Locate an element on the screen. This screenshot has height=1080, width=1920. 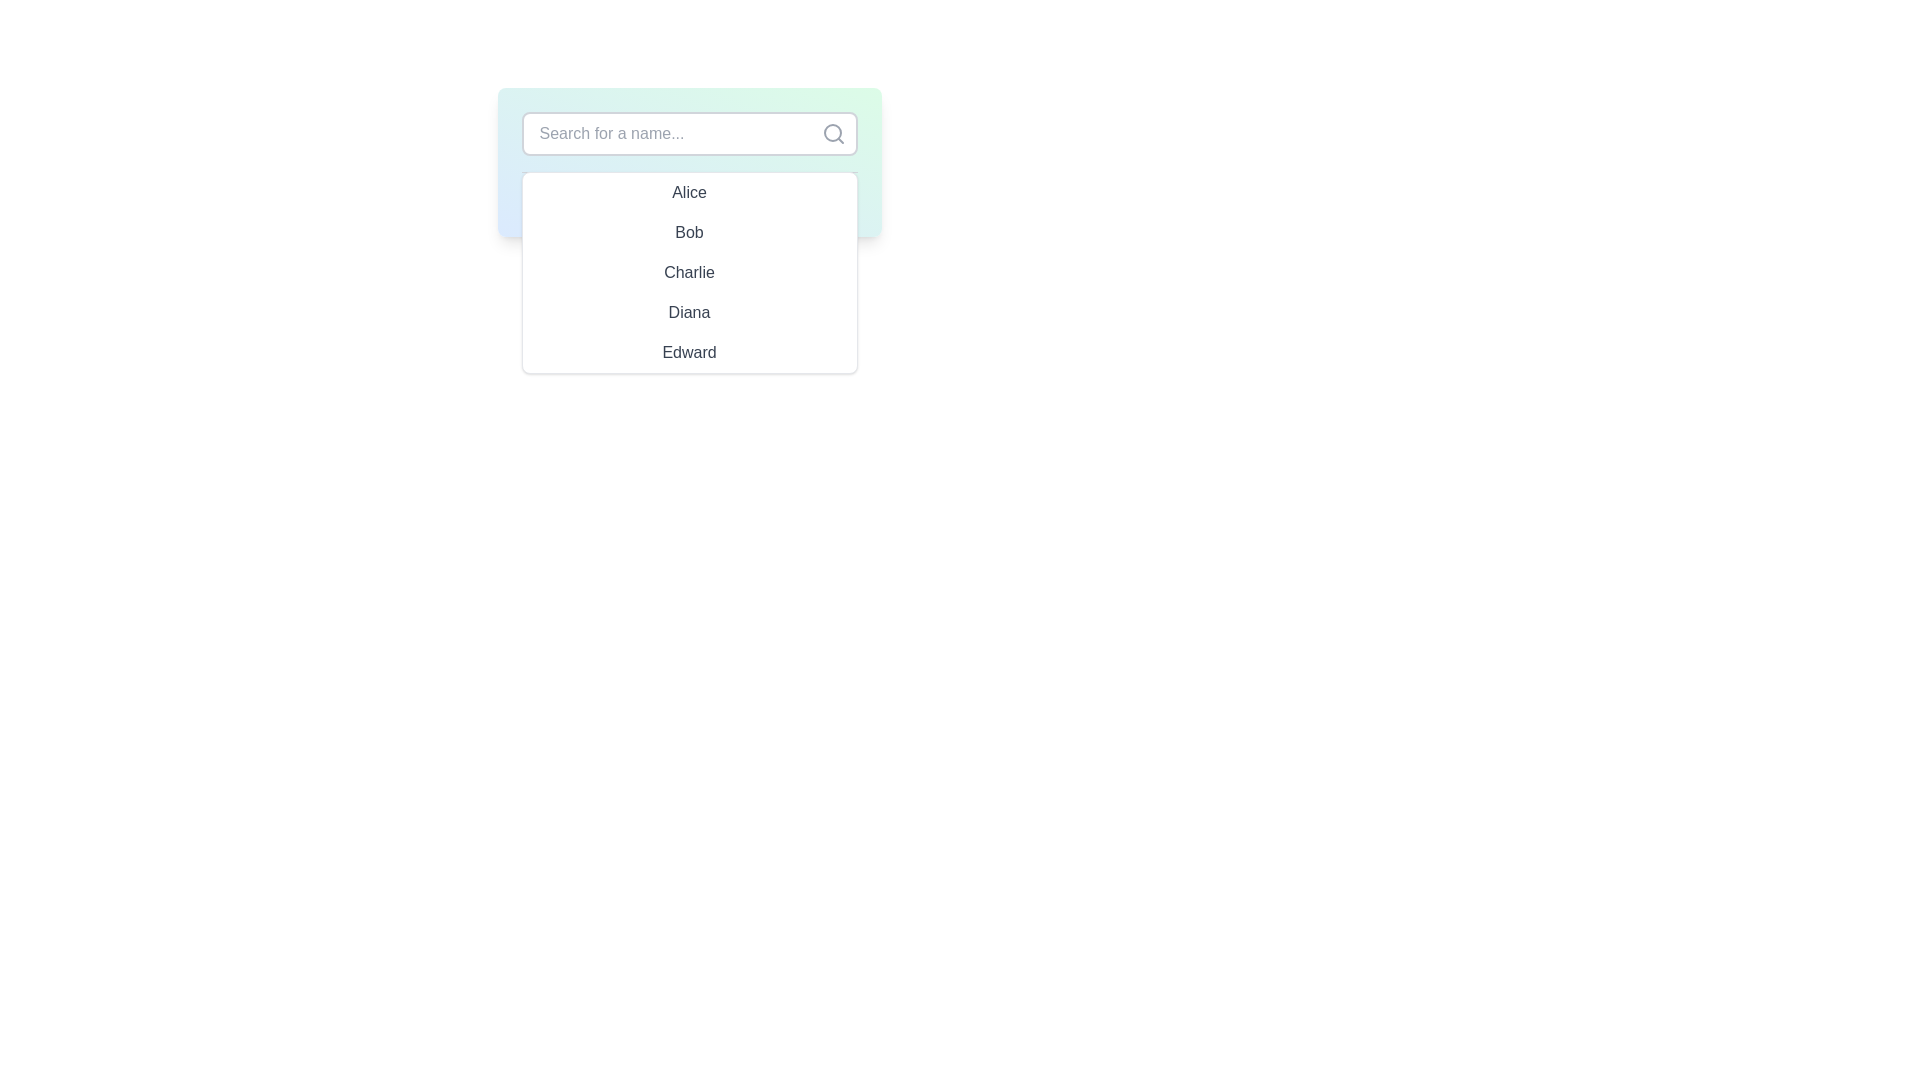
the search icon located inside the search input field, positioned towards the right edge is located at coordinates (833, 134).